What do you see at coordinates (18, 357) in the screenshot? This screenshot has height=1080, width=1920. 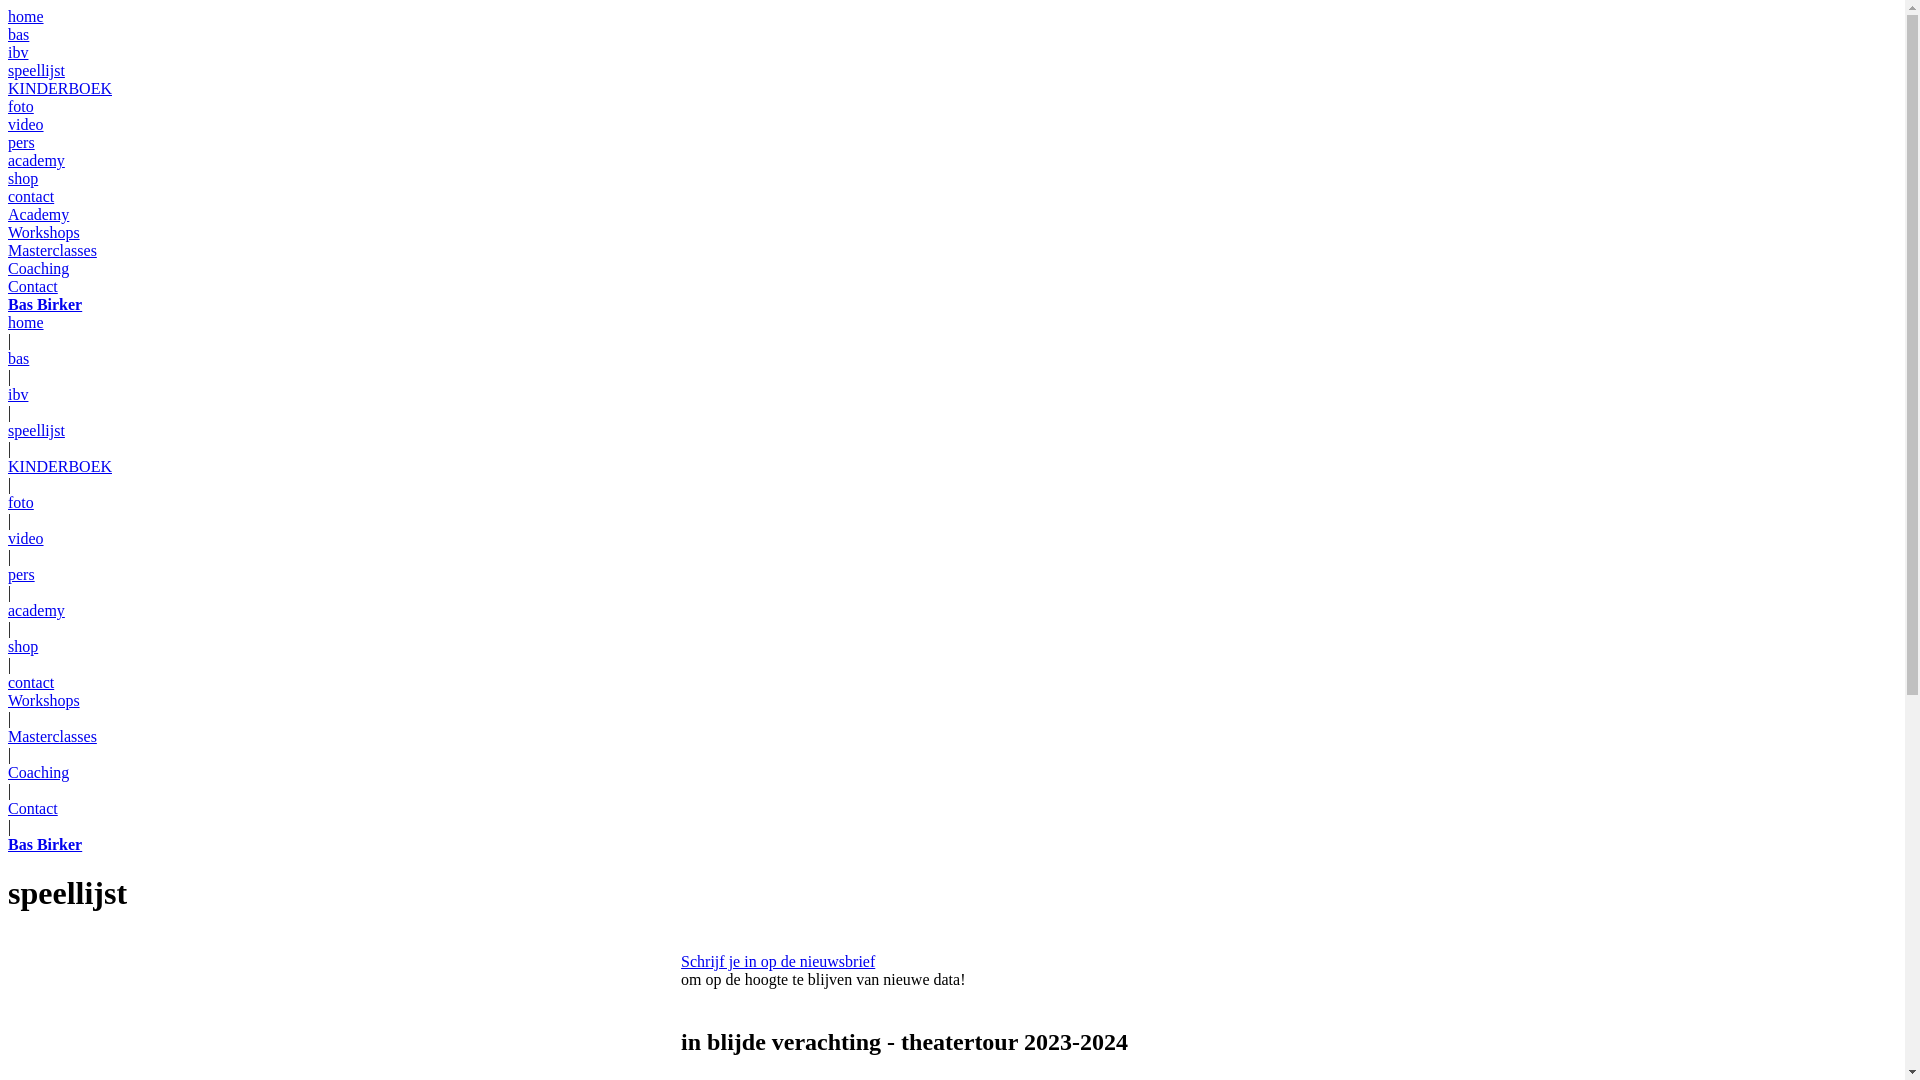 I see `'bas'` at bounding box center [18, 357].